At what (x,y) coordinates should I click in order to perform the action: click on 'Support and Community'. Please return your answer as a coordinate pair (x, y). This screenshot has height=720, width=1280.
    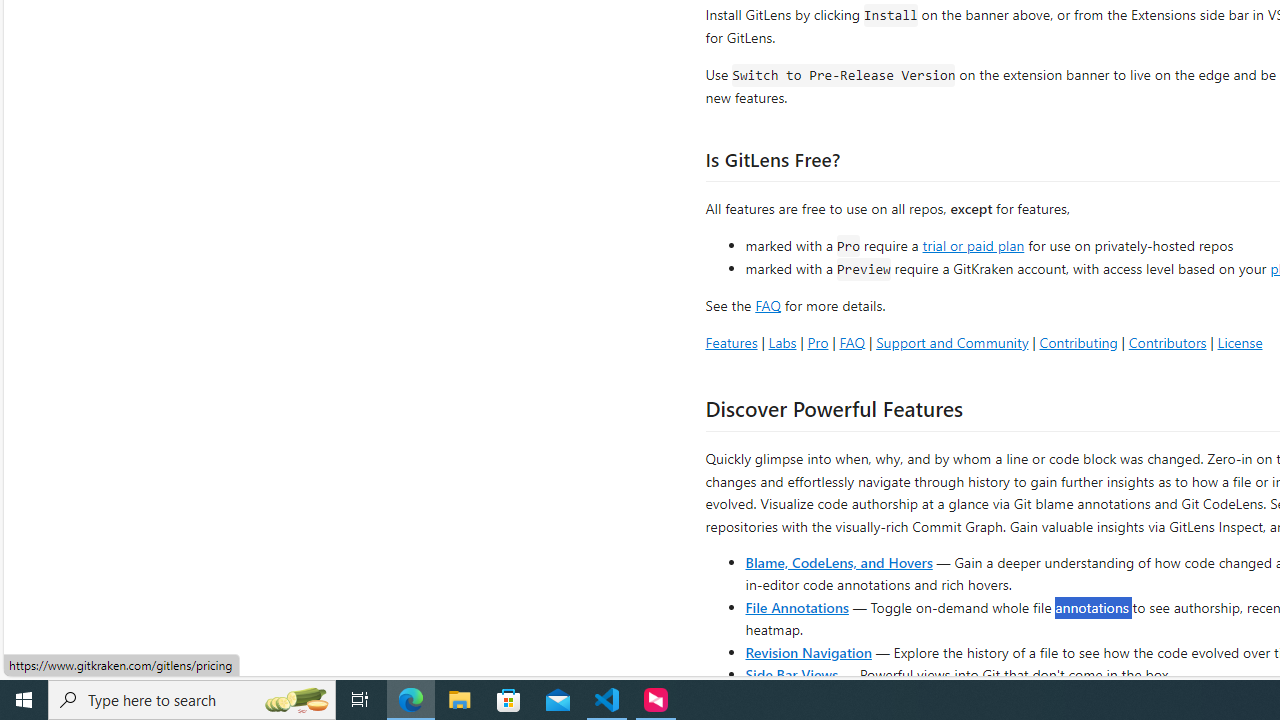
    Looking at the image, I should click on (951, 341).